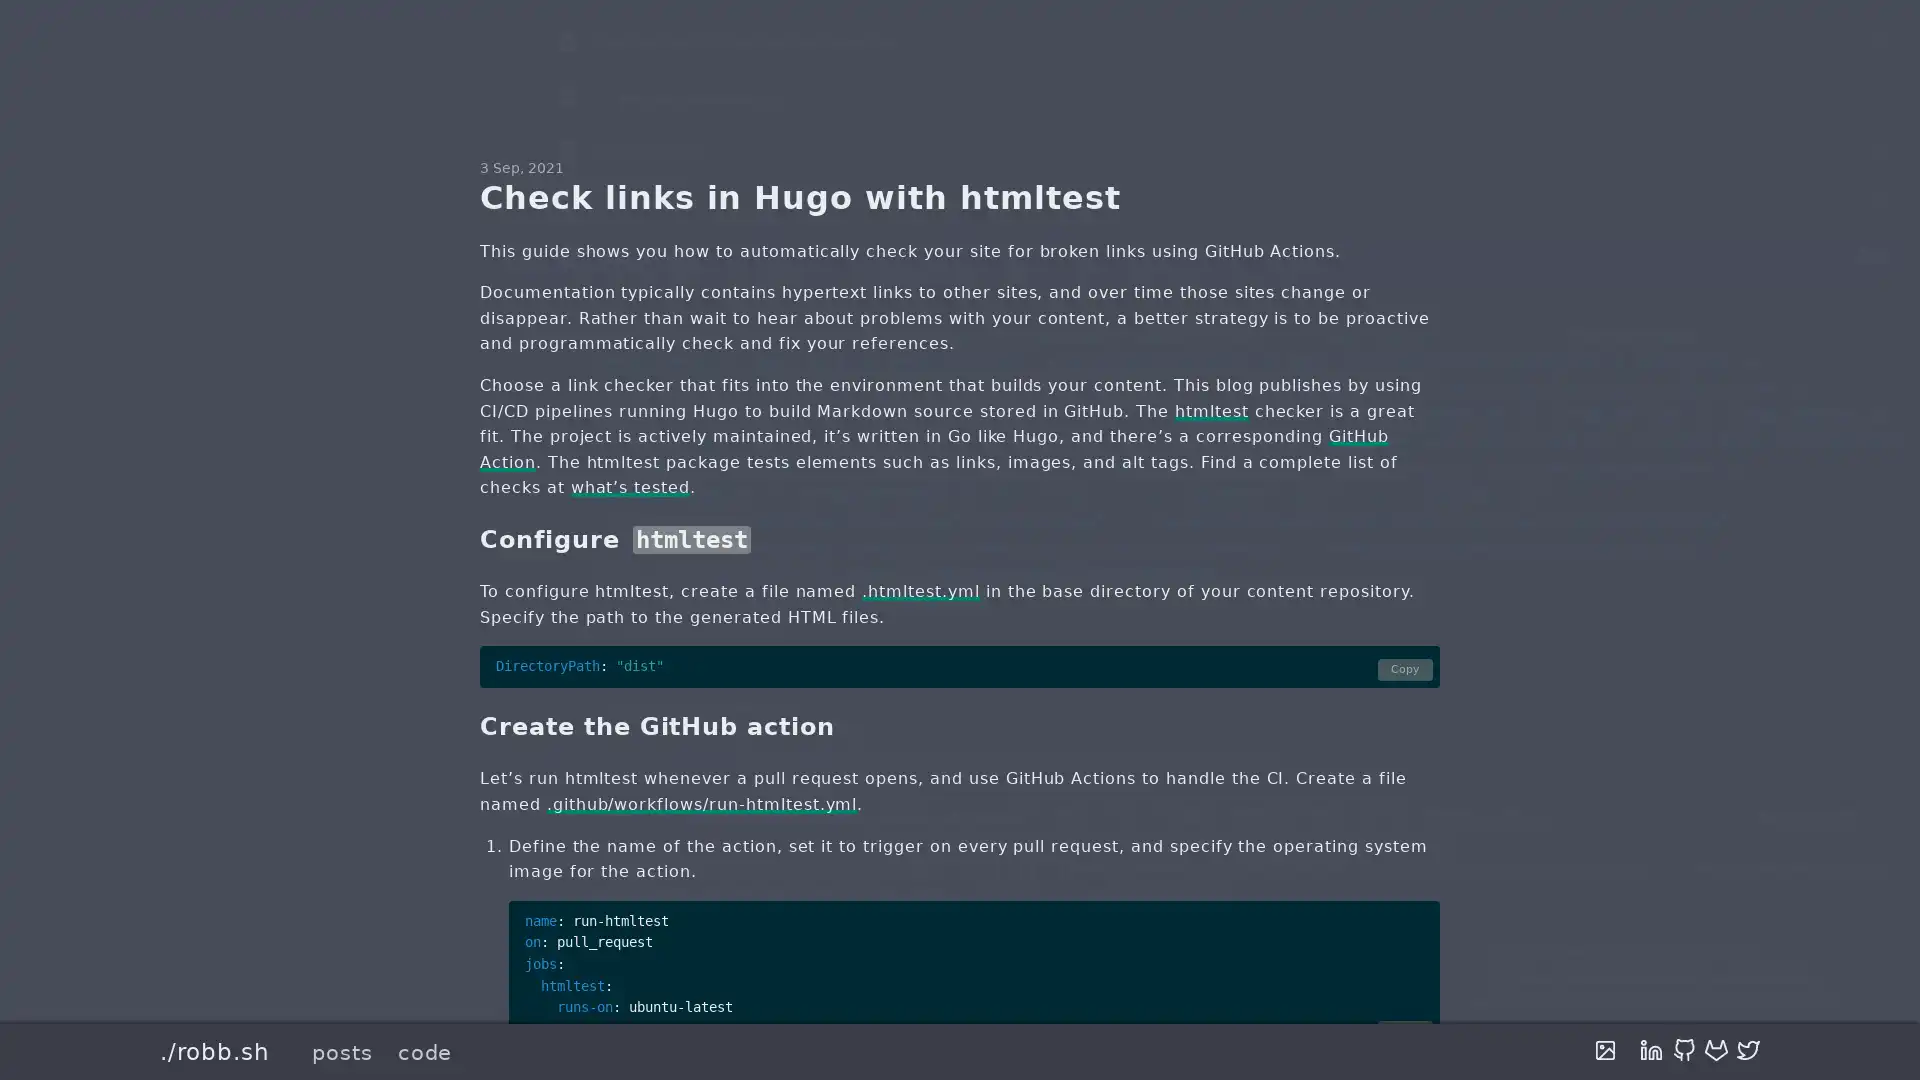  What do you see at coordinates (1404, 1032) in the screenshot?
I see `Copy` at bounding box center [1404, 1032].